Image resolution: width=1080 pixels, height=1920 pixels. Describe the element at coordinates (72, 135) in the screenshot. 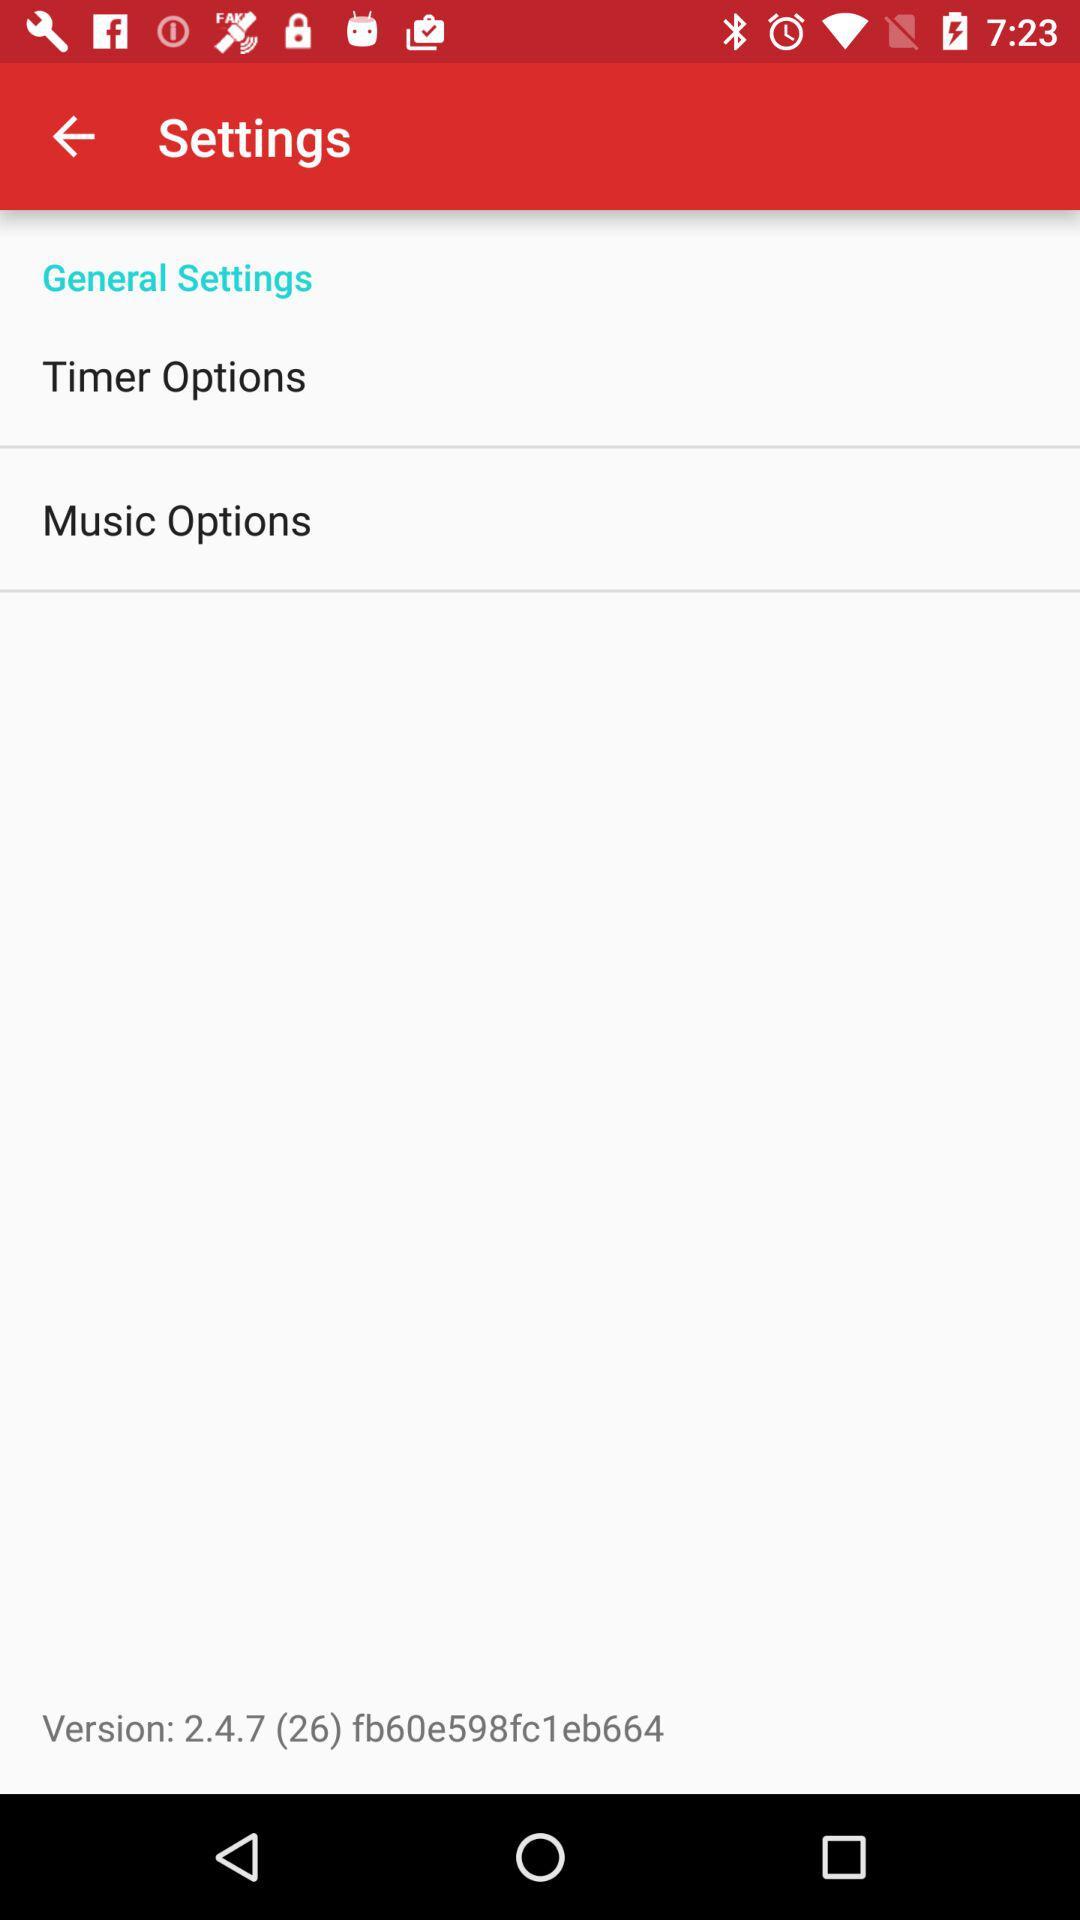

I see `the item next to settings item` at that location.